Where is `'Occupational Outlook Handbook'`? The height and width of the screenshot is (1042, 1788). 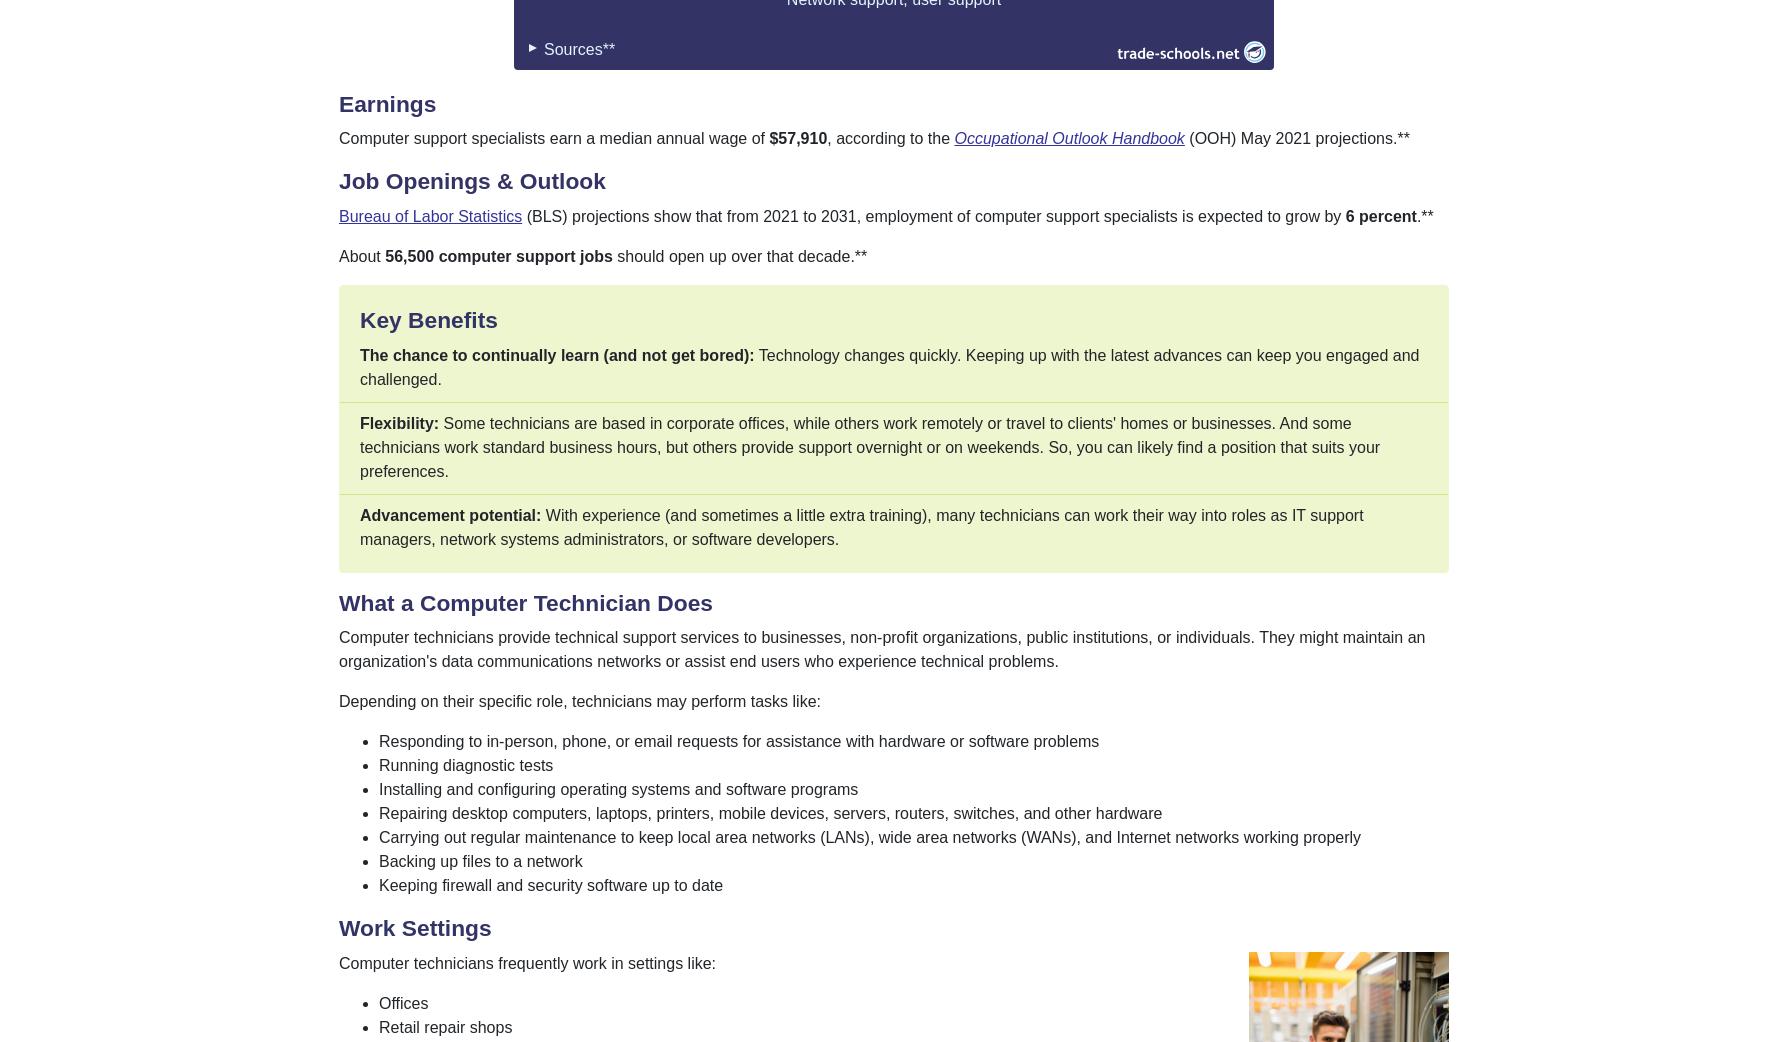
'Occupational Outlook Handbook' is located at coordinates (1069, 138).